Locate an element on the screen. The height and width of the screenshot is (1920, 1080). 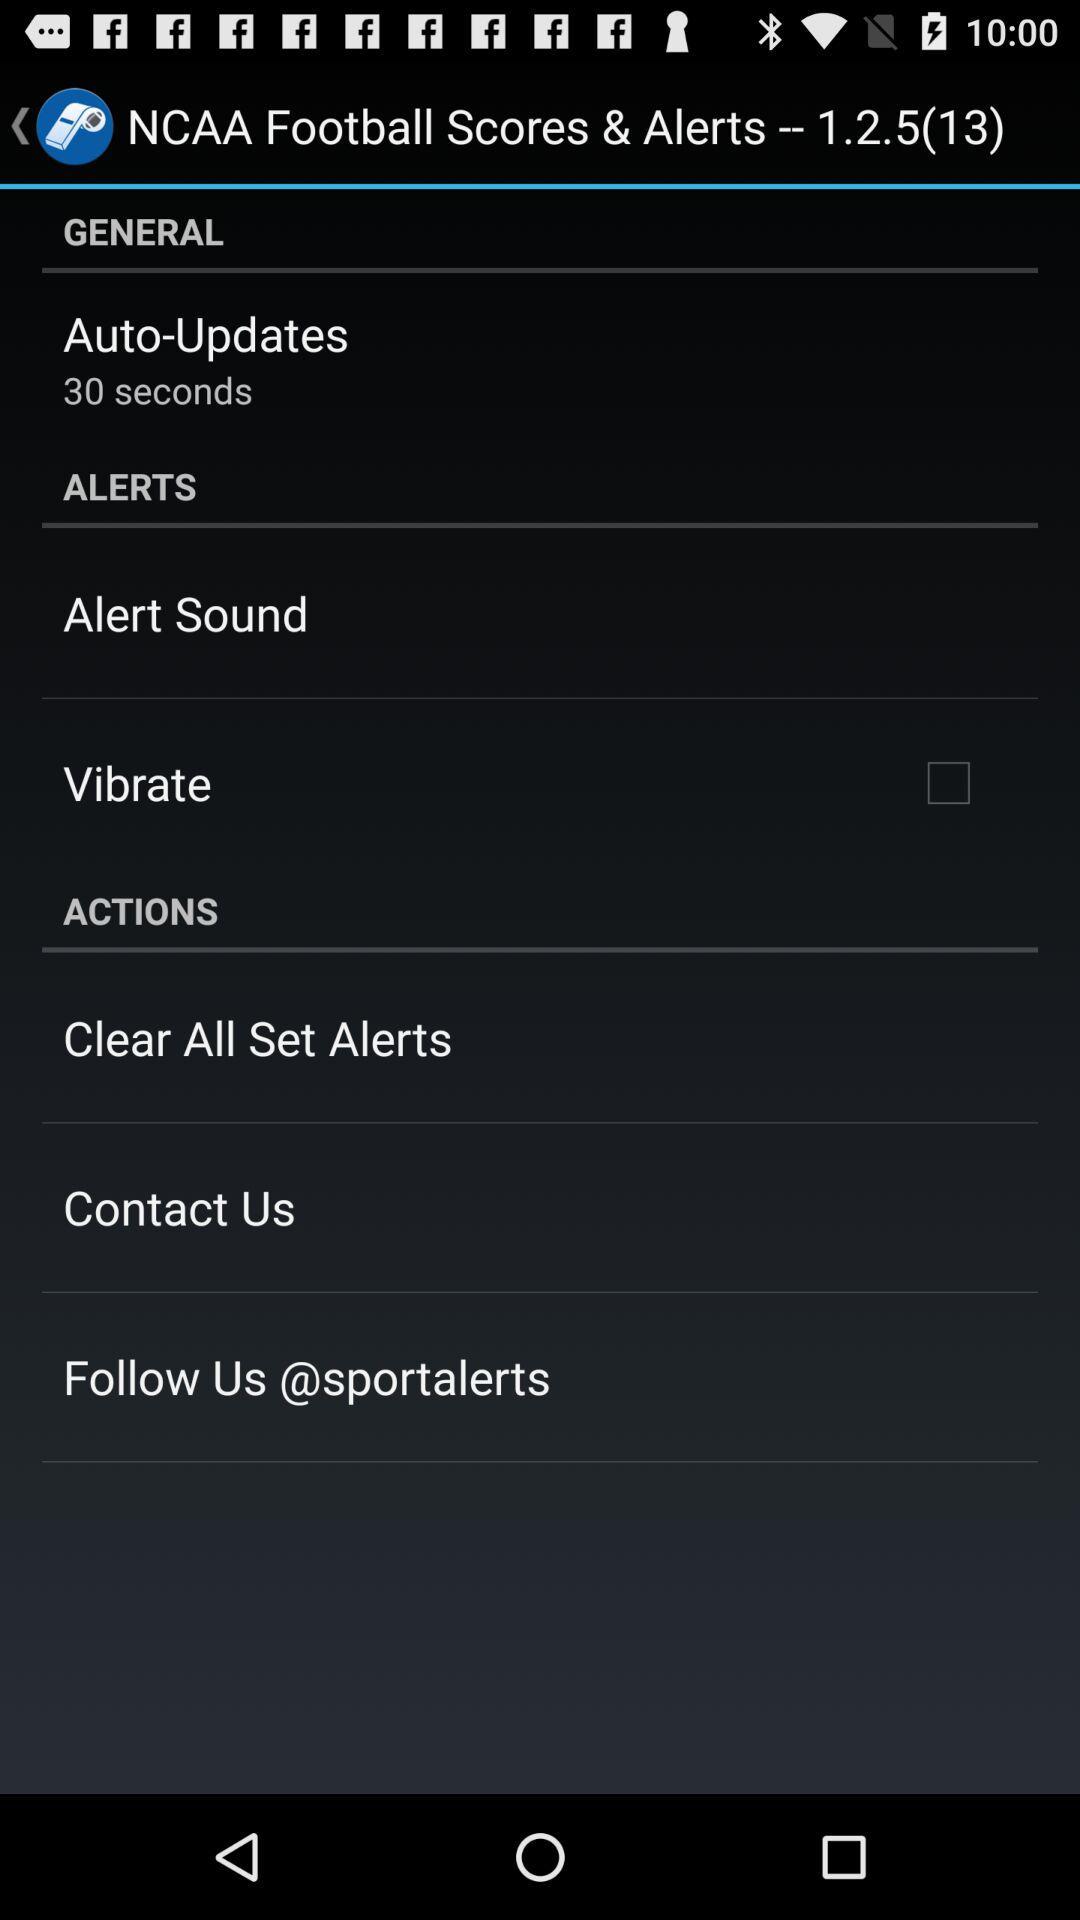
app above contact us app is located at coordinates (256, 1037).